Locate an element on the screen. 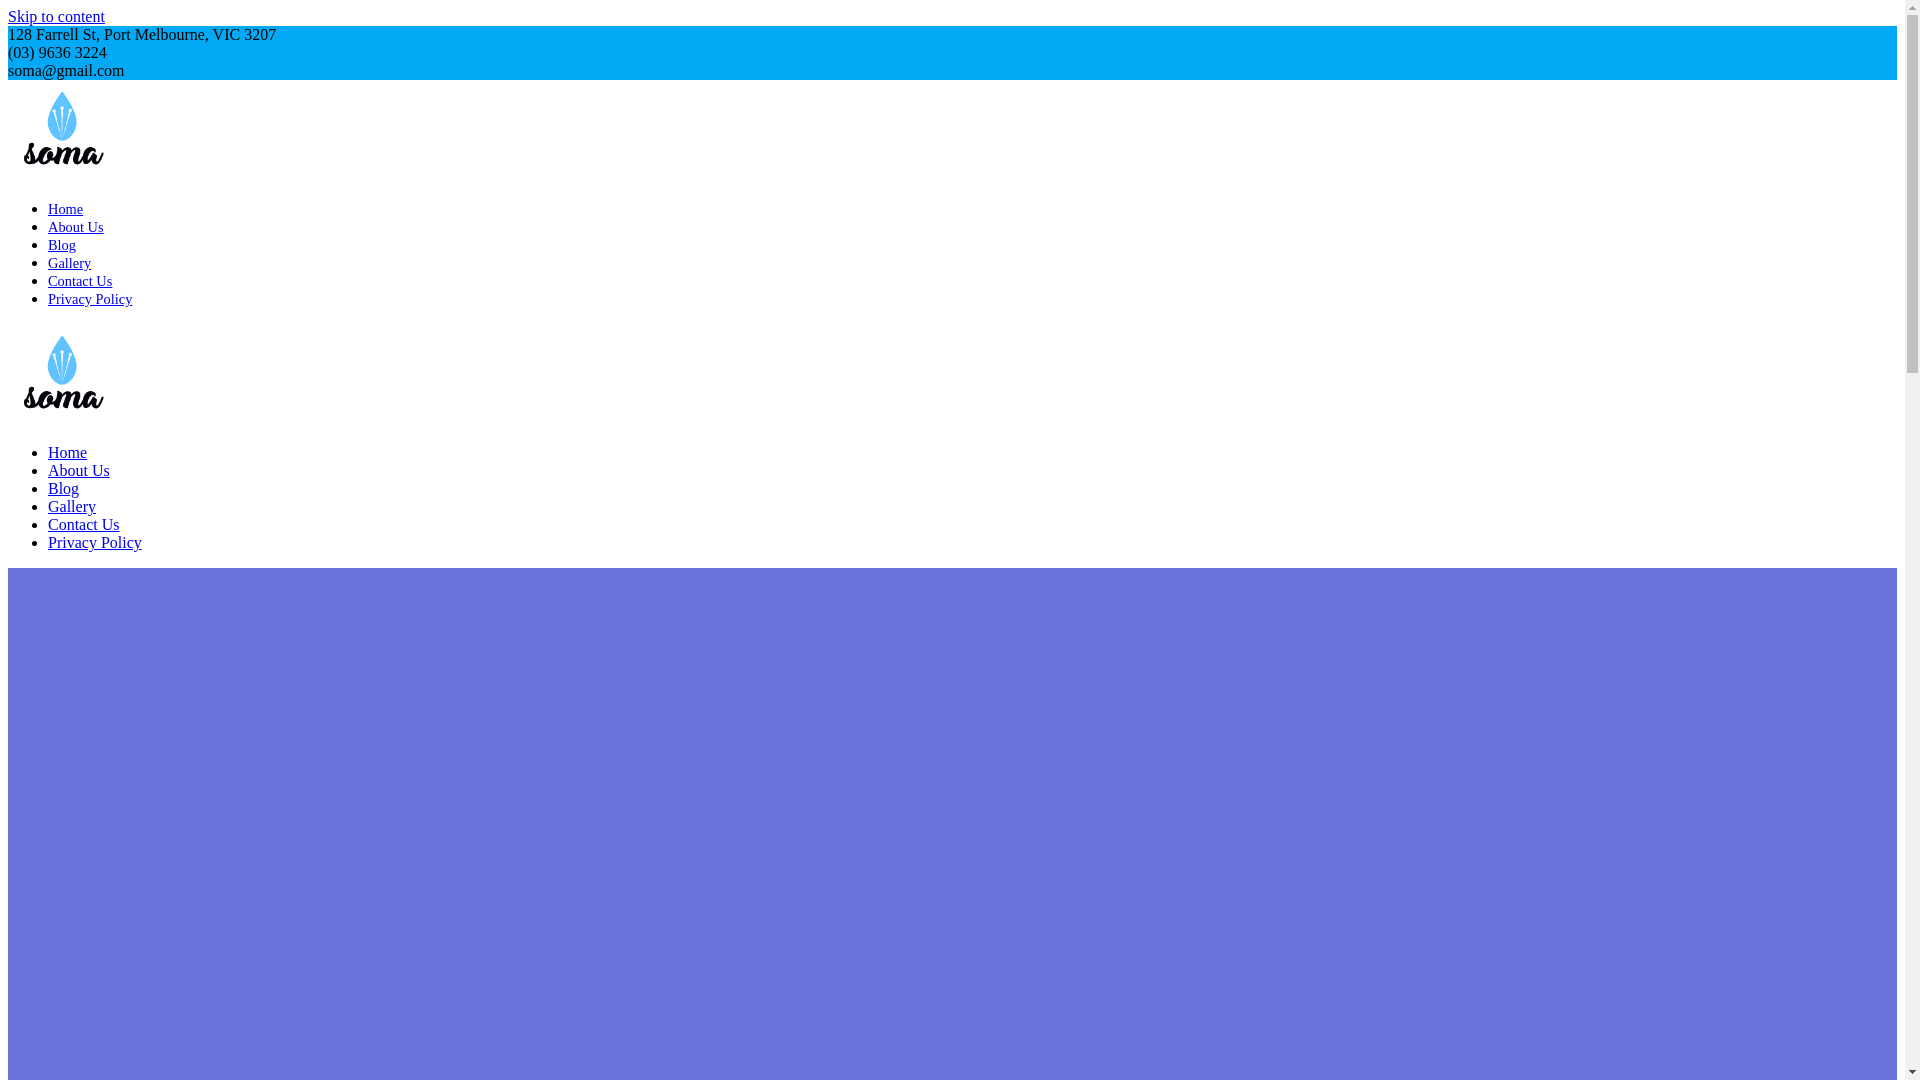 The height and width of the screenshot is (1080, 1920). 'About Us' is located at coordinates (76, 226).